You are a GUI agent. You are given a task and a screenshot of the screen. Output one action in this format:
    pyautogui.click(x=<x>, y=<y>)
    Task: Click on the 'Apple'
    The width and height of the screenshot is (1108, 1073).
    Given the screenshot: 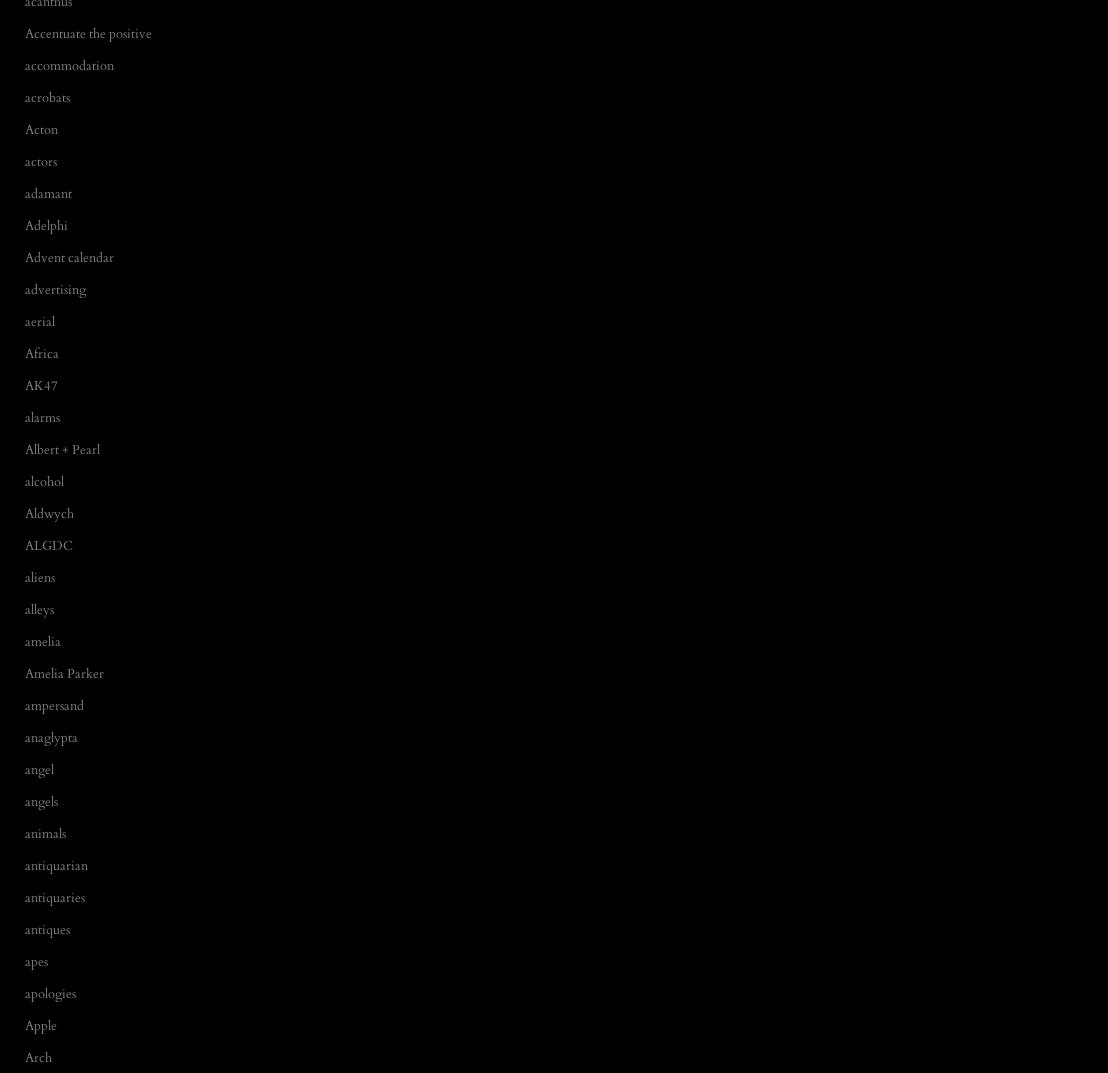 What is the action you would take?
    pyautogui.click(x=25, y=1025)
    